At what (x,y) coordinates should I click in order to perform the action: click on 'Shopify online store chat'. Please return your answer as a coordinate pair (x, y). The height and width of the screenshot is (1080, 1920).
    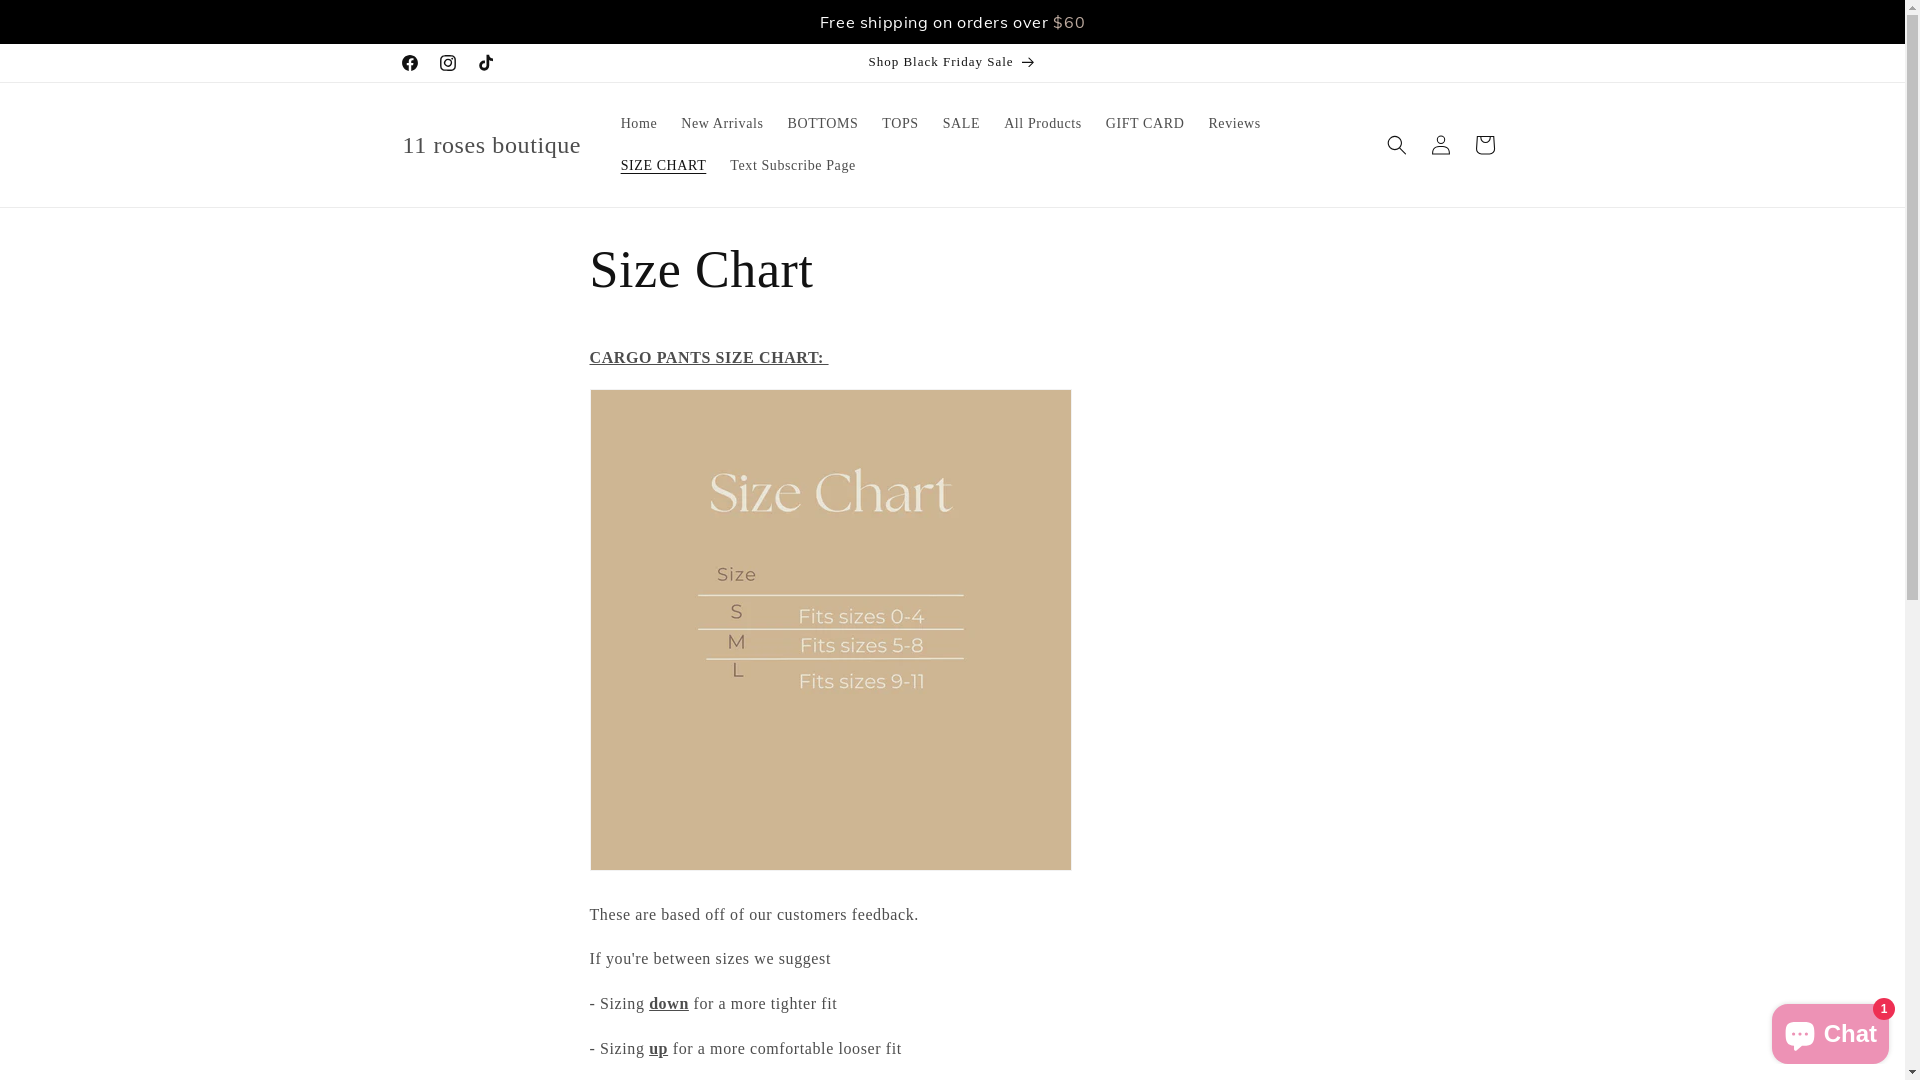
    Looking at the image, I should click on (1830, 1029).